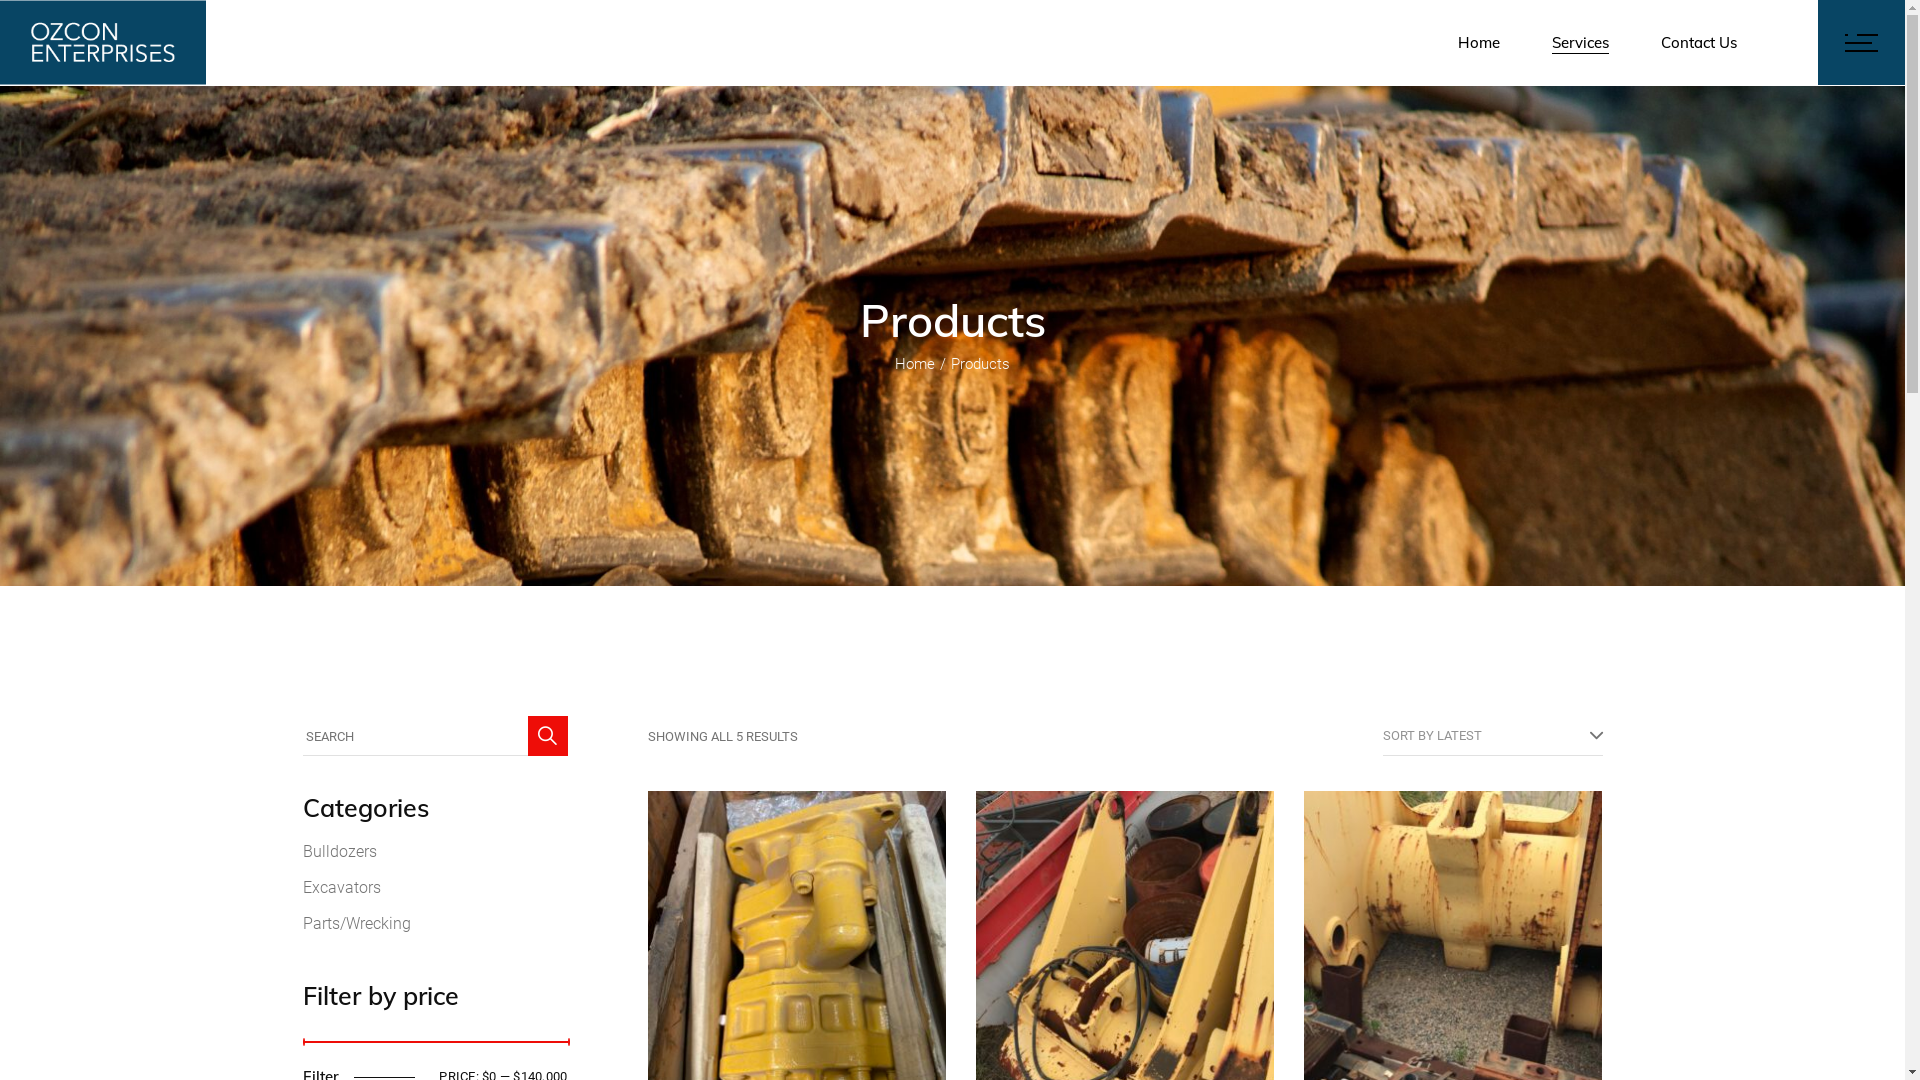  What do you see at coordinates (339, 851) in the screenshot?
I see `'Bulldozers'` at bounding box center [339, 851].